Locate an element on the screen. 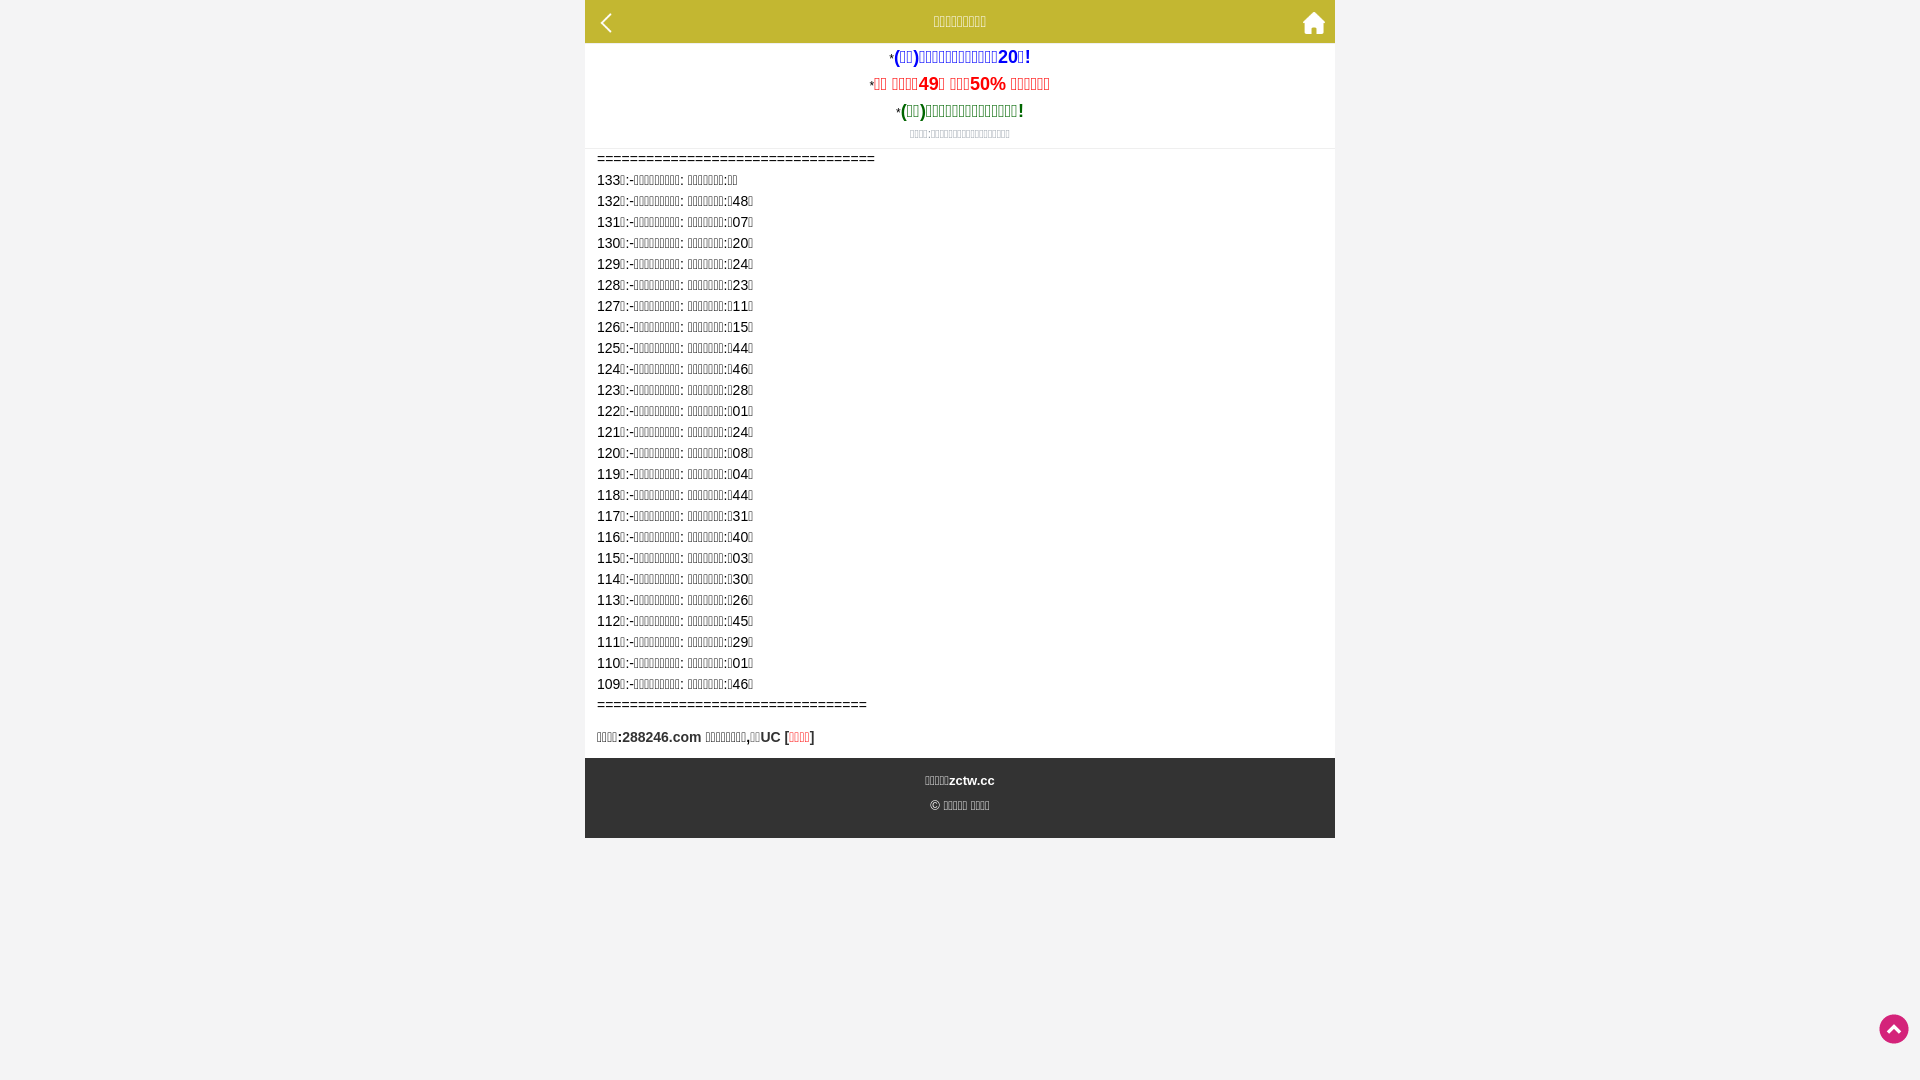 The image size is (1920, 1080). '288246.com' is located at coordinates (661, 736).